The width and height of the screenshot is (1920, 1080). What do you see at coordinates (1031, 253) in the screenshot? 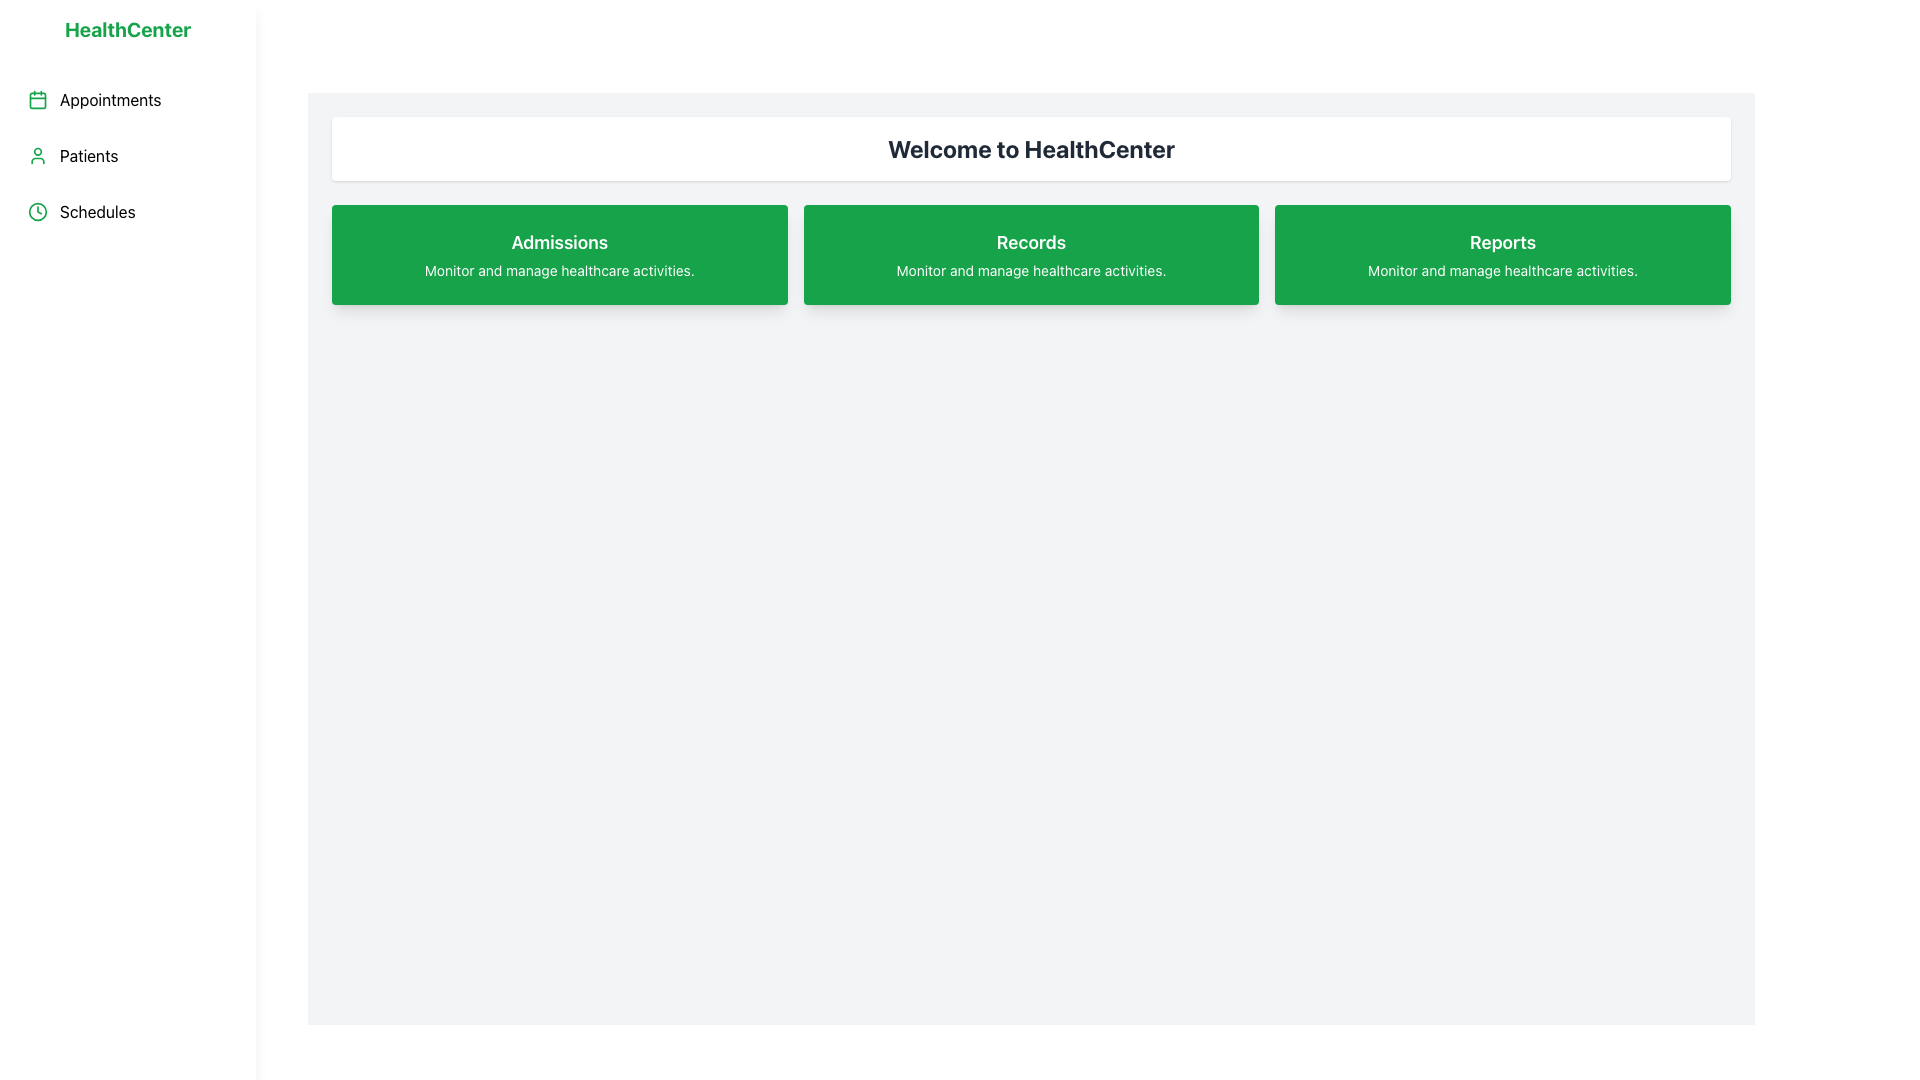
I see `the Informational Card titled 'Records' with a green background, located as the second card in the grid layout` at bounding box center [1031, 253].